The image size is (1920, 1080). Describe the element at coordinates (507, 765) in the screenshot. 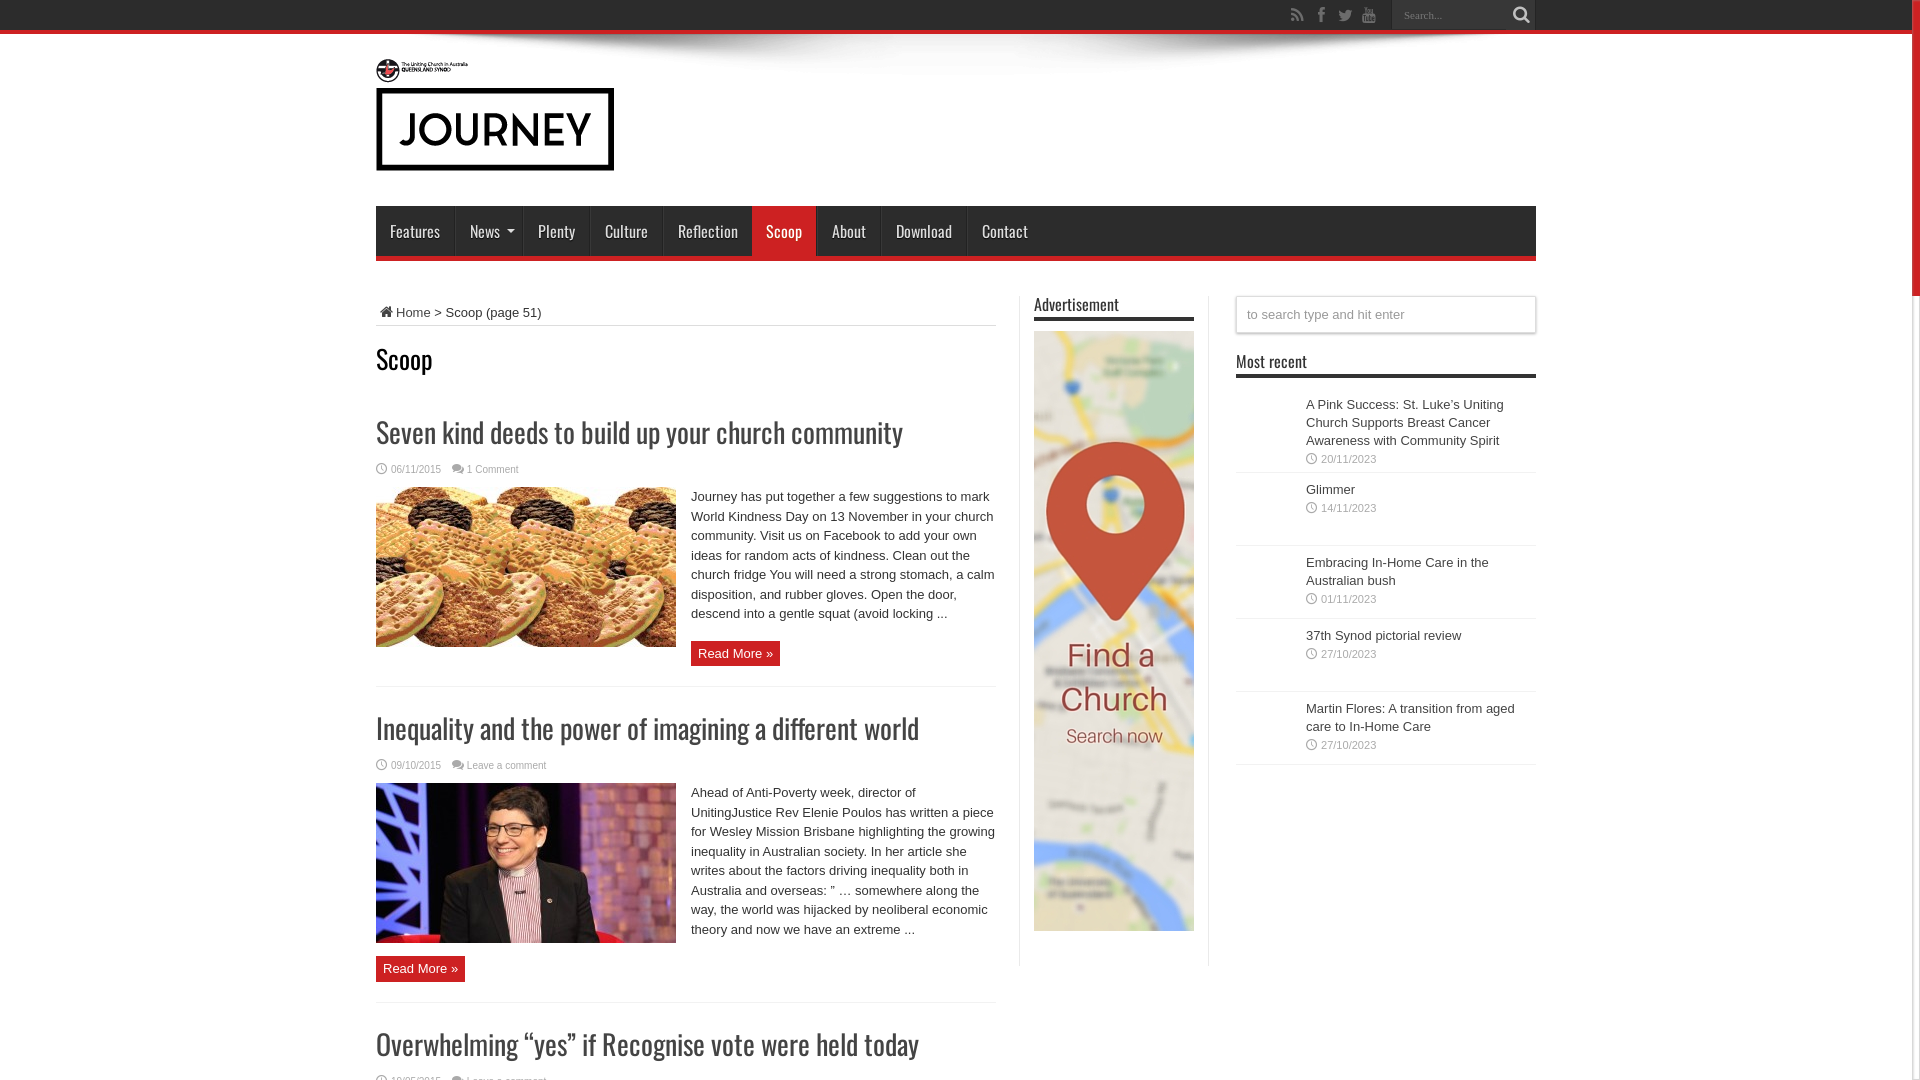

I see `'Leave a comment'` at that location.